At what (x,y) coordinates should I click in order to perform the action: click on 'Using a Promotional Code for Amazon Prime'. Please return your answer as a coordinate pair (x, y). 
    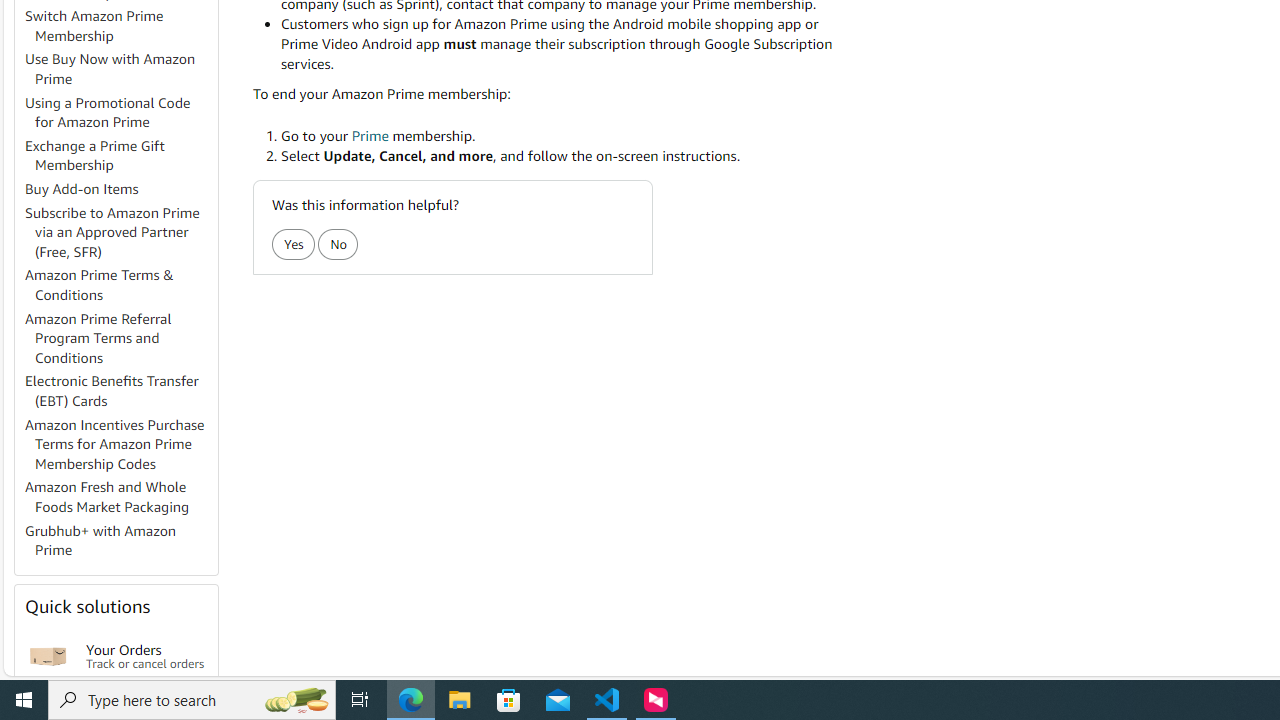
    Looking at the image, I should click on (119, 113).